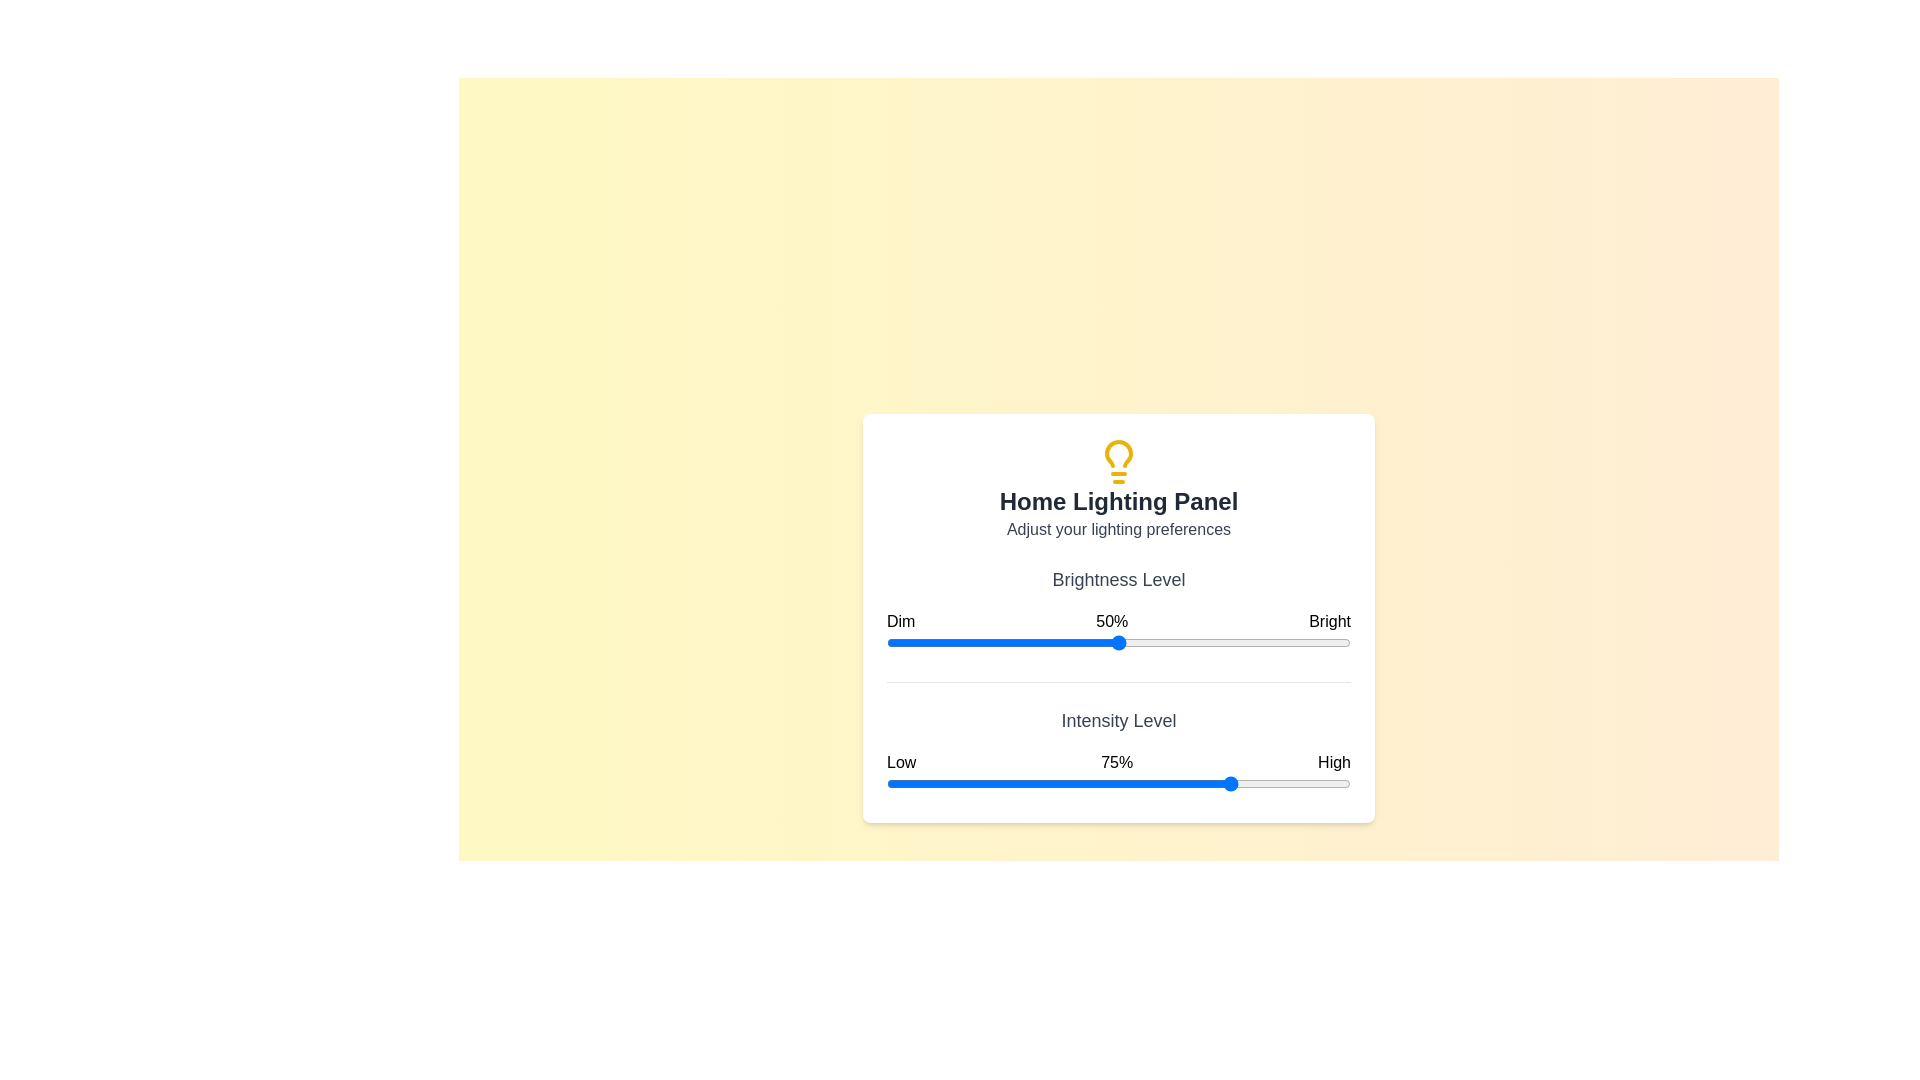  Describe the element at coordinates (1132, 782) in the screenshot. I see `the intensity level` at that location.